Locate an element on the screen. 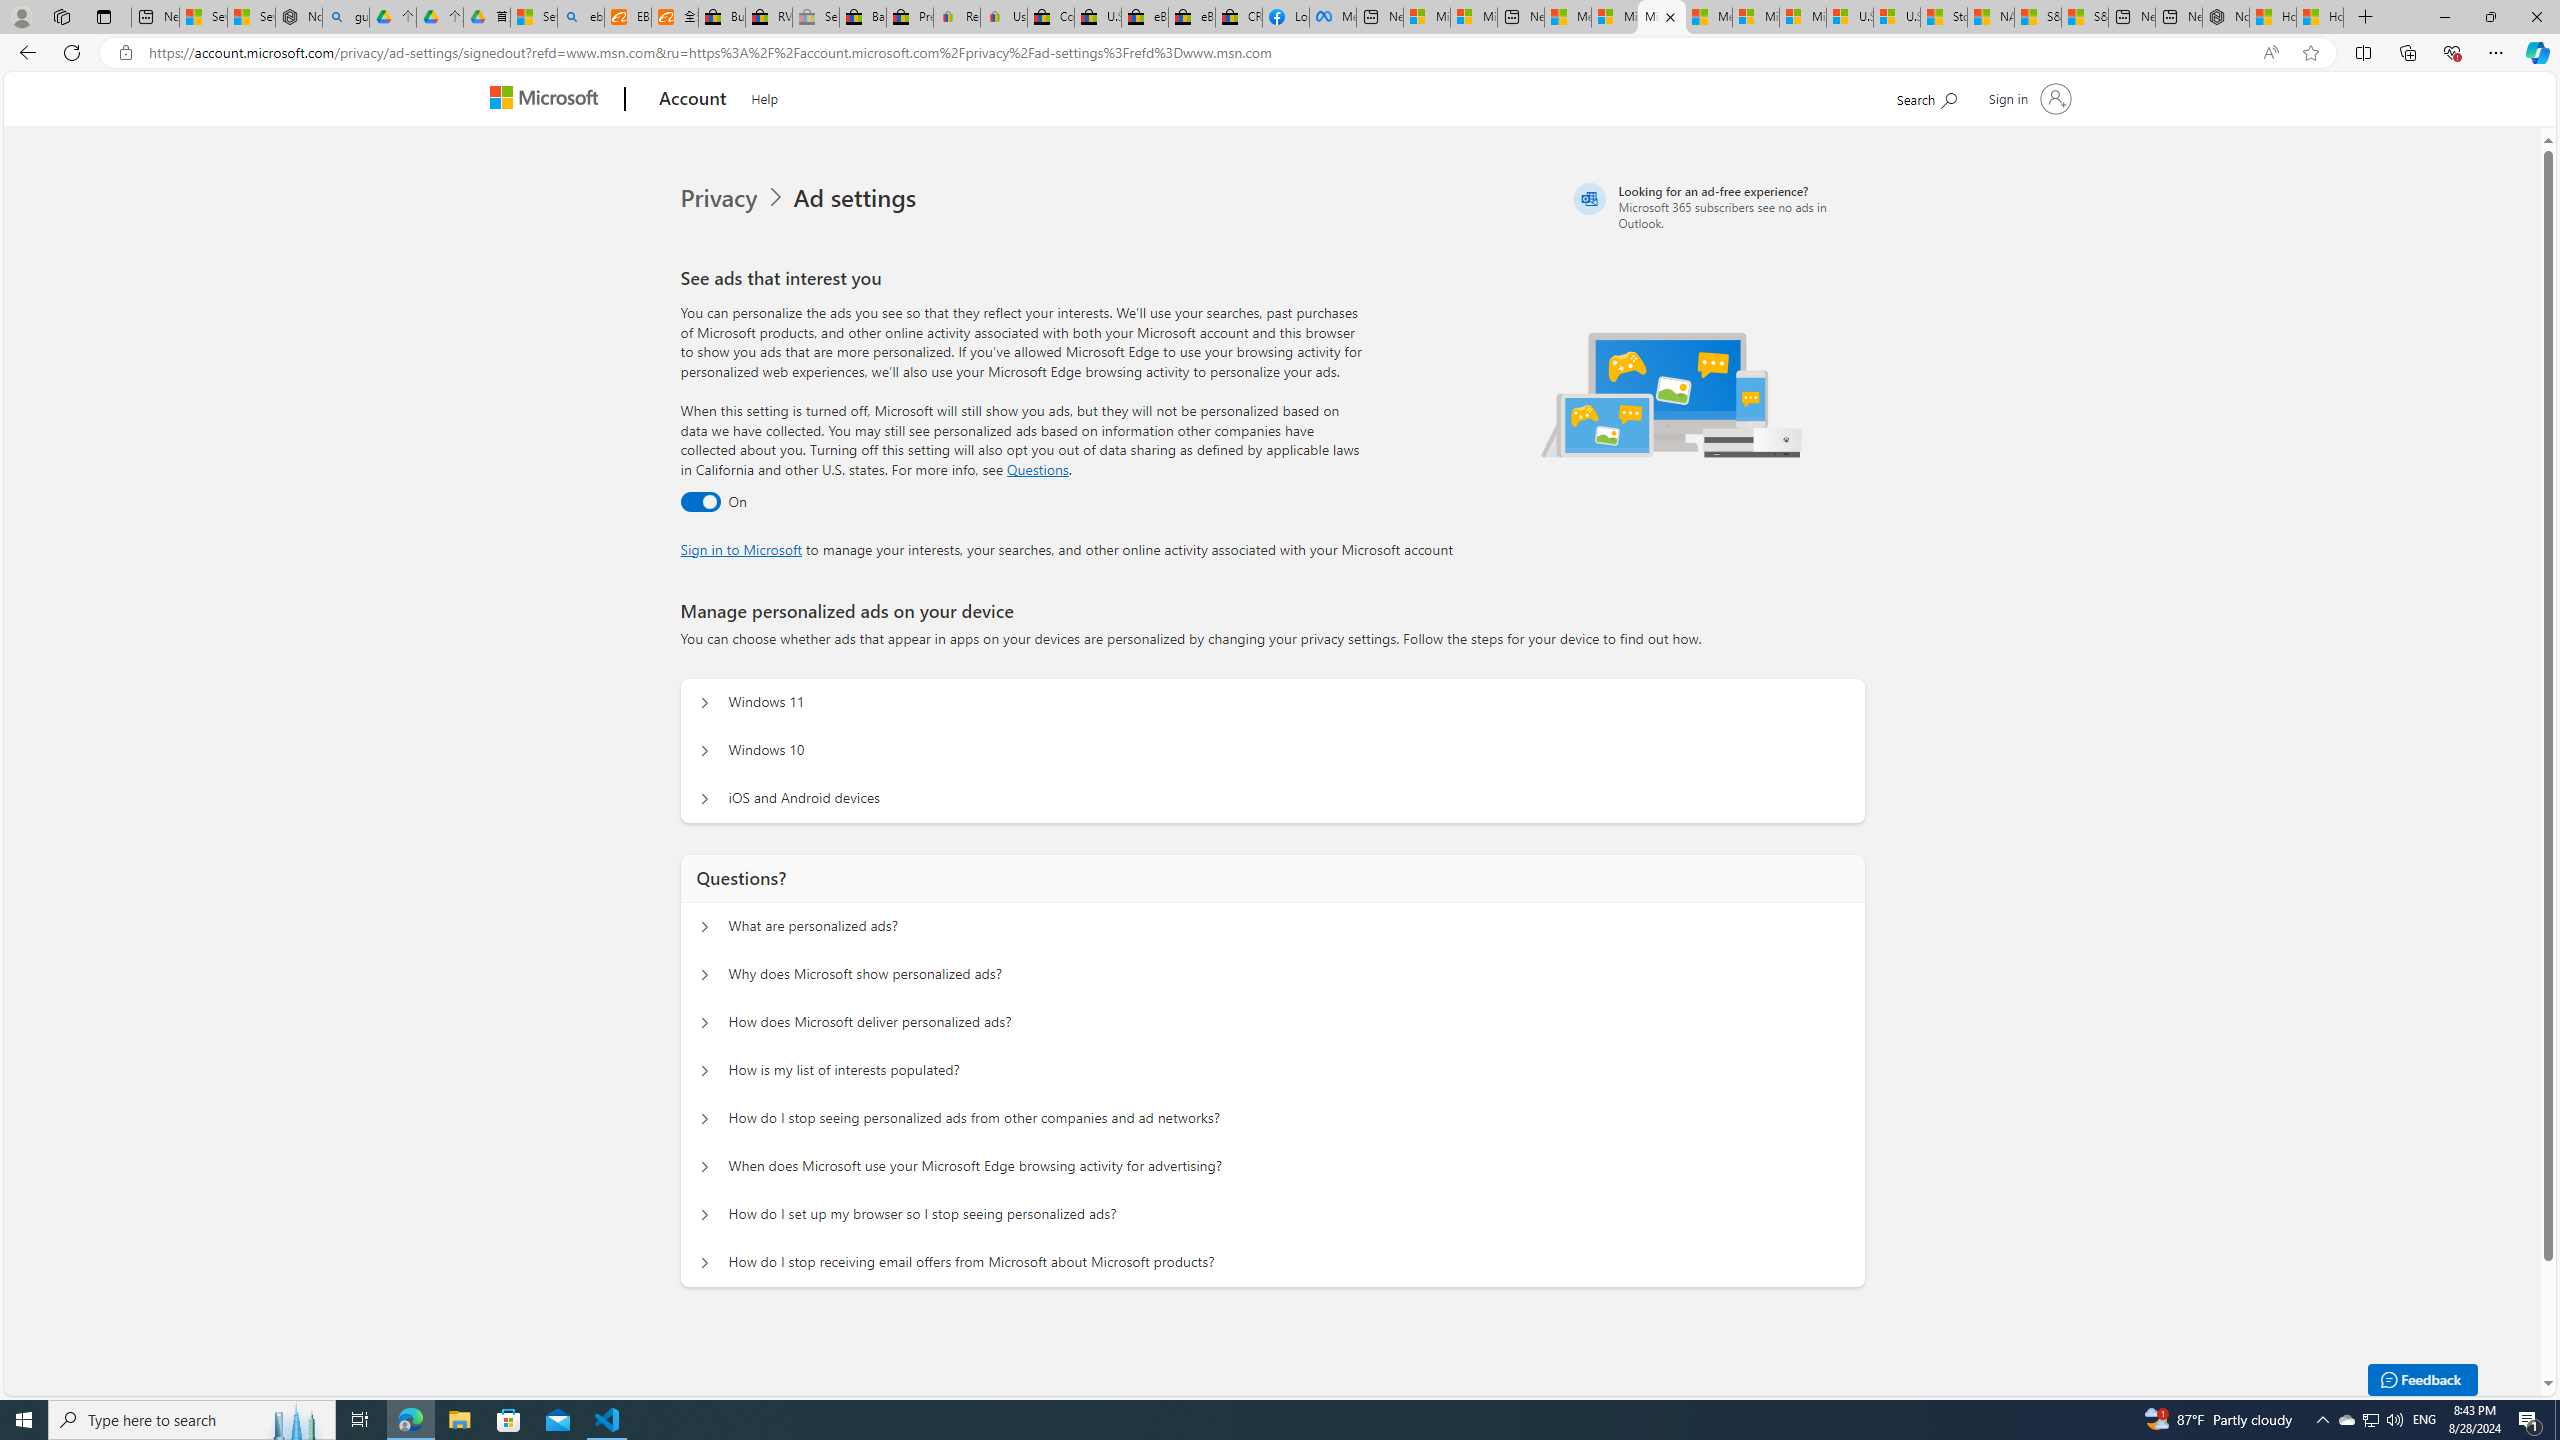 The width and height of the screenshot is (2560, 1440). 'Questions? How does Microsoft deliver personalized ads?' is located at coordinates (705, 1022).